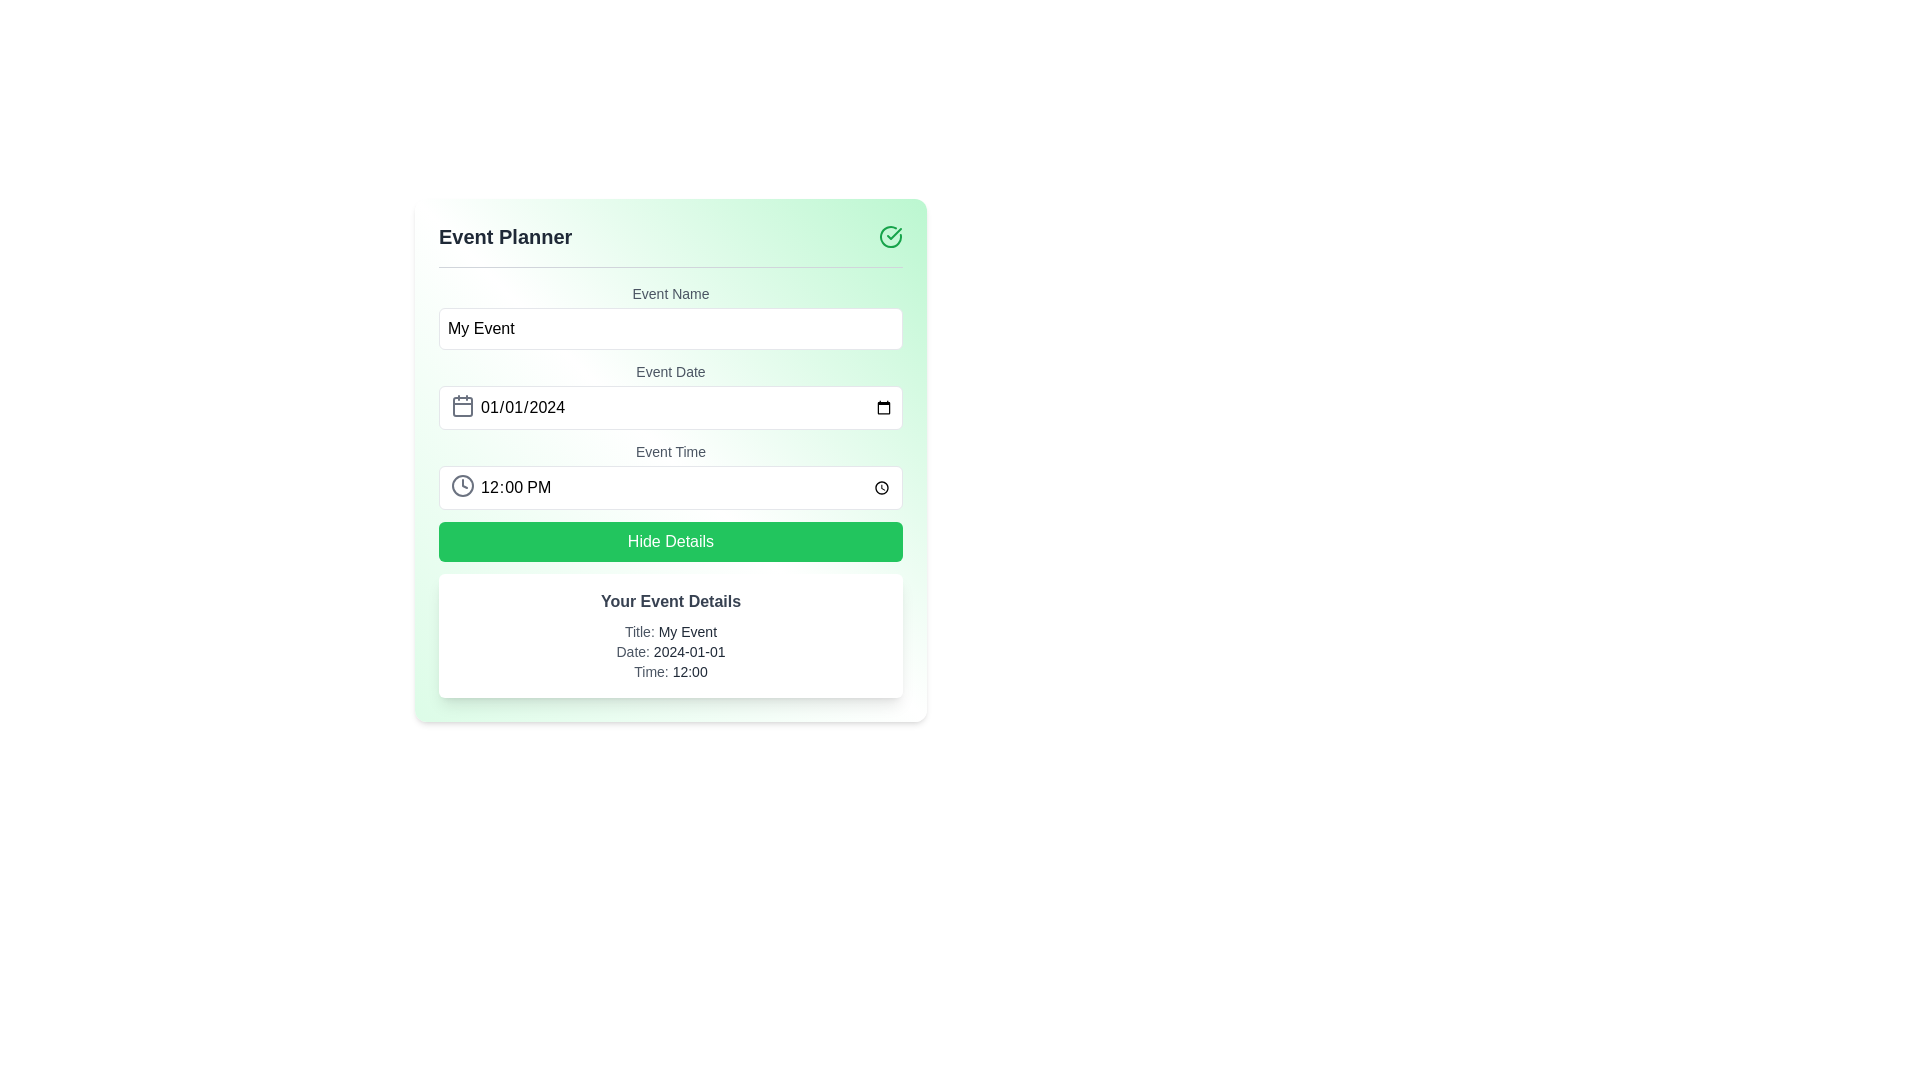 The height and width of the screenshot is (1080, 1920). I want to click on the static text label indicating the event date input field, which is positioned in the top-left quadrant of the interface, serving as a descriptor for the adjacent date input field, so click(671, 371).